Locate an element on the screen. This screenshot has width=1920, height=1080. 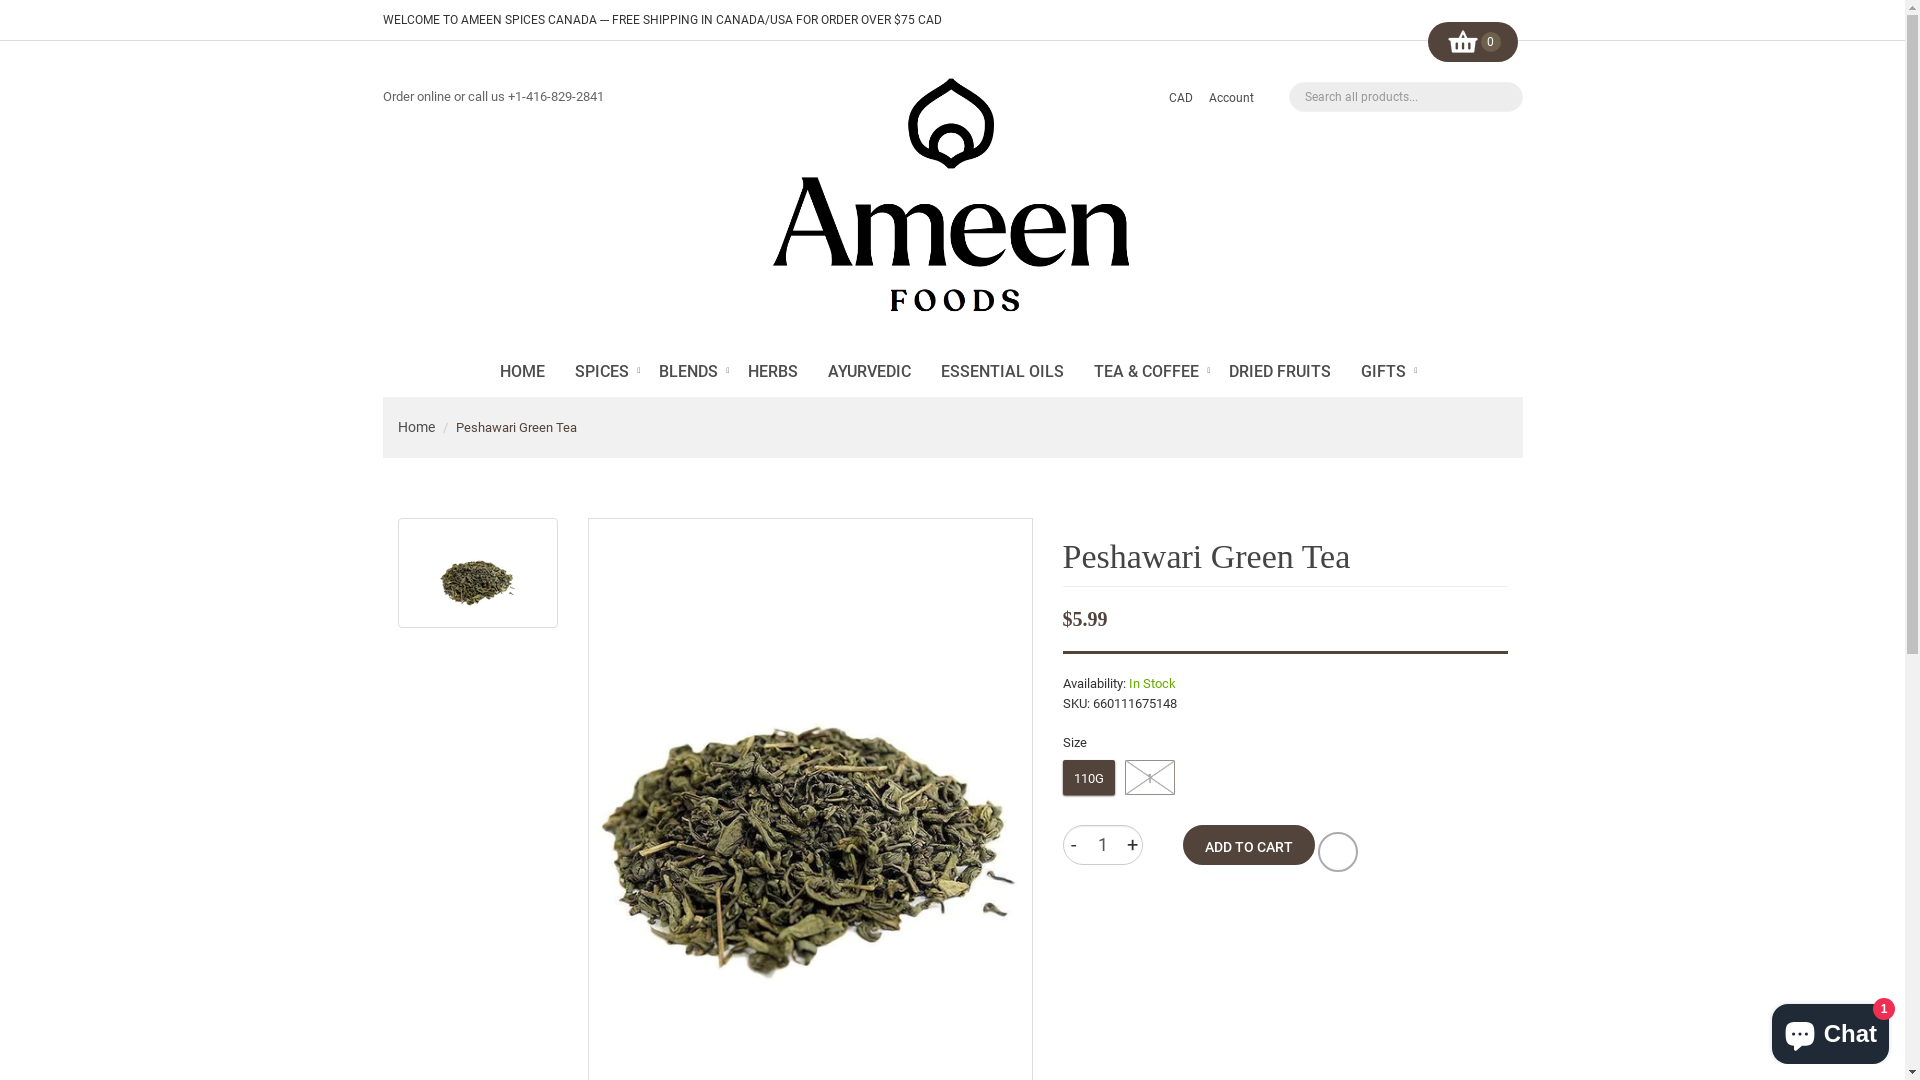
'HOME' is located at coordinates (484, 371).